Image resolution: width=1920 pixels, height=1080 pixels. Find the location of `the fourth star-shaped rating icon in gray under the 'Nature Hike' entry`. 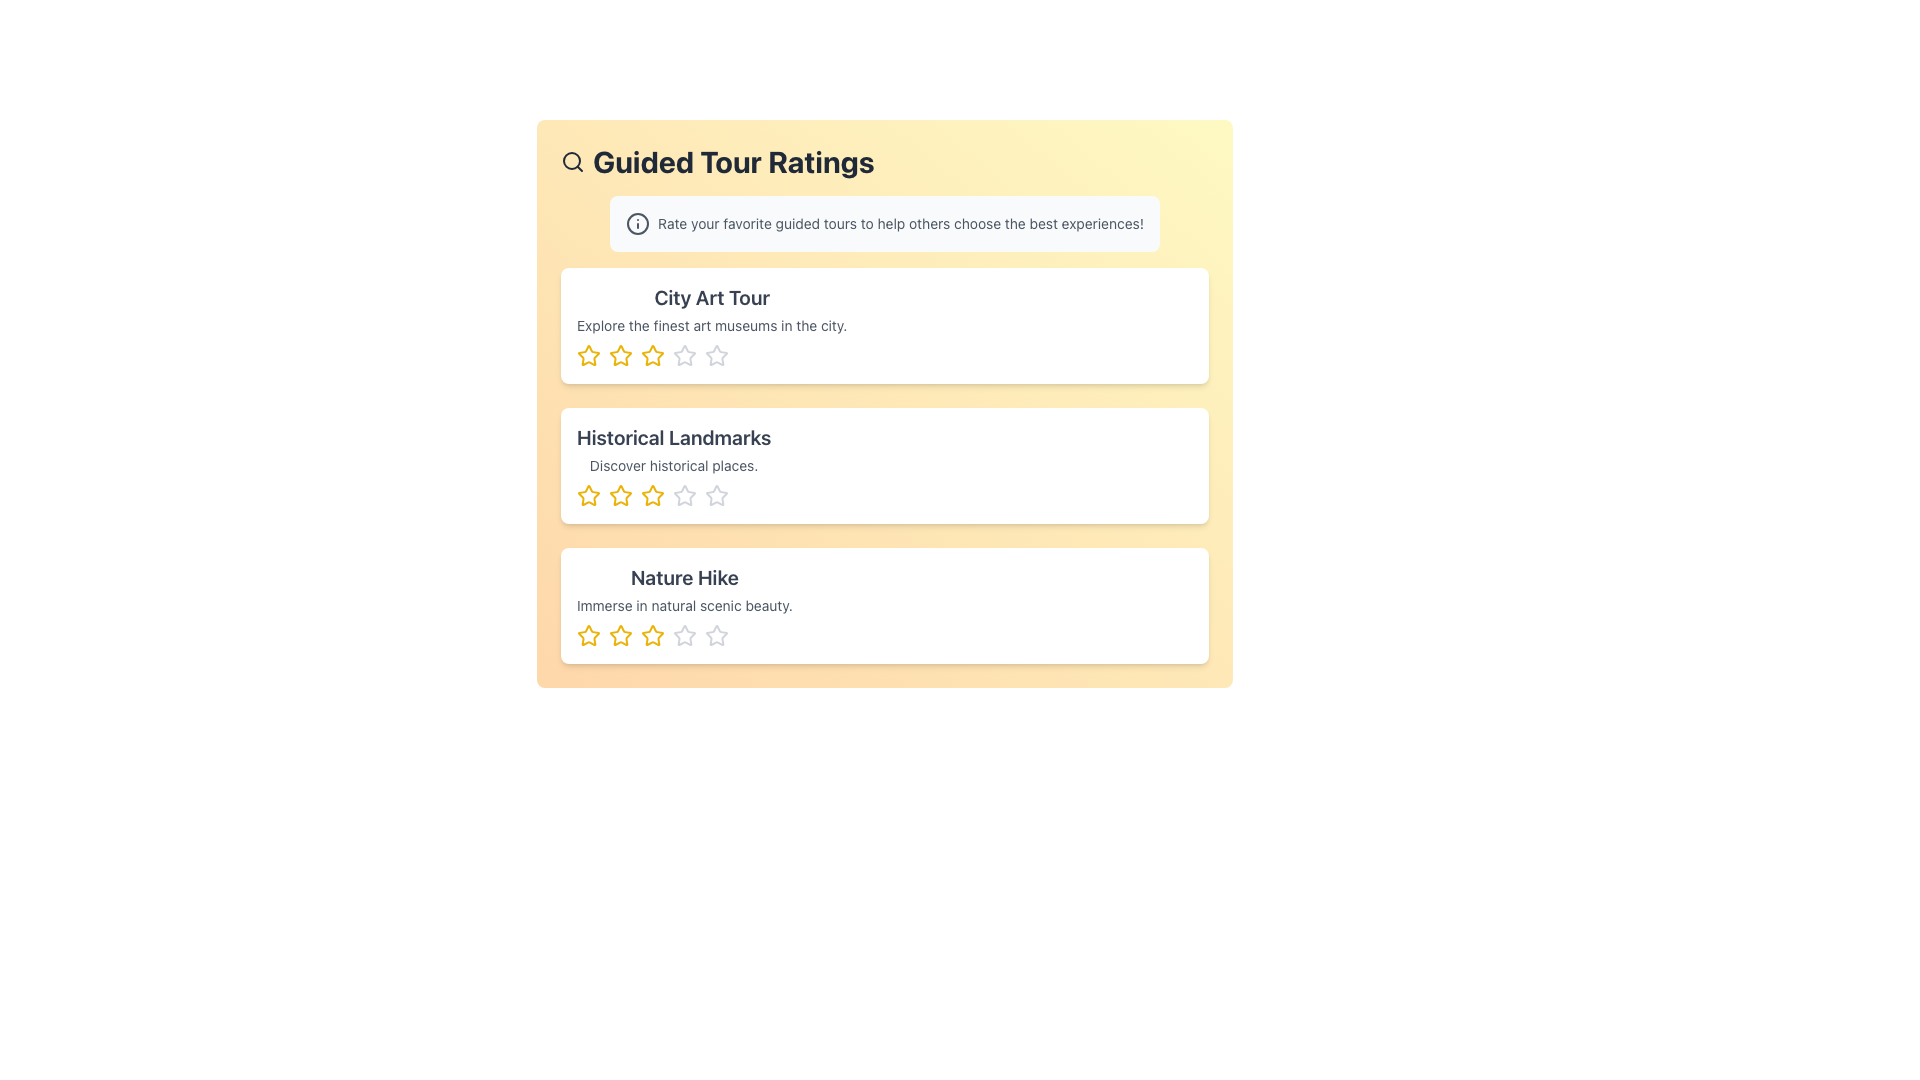

the fourth star-shaped rating icon in gray under the 'Nature Hike' entry is located at coordinates (685, 636).